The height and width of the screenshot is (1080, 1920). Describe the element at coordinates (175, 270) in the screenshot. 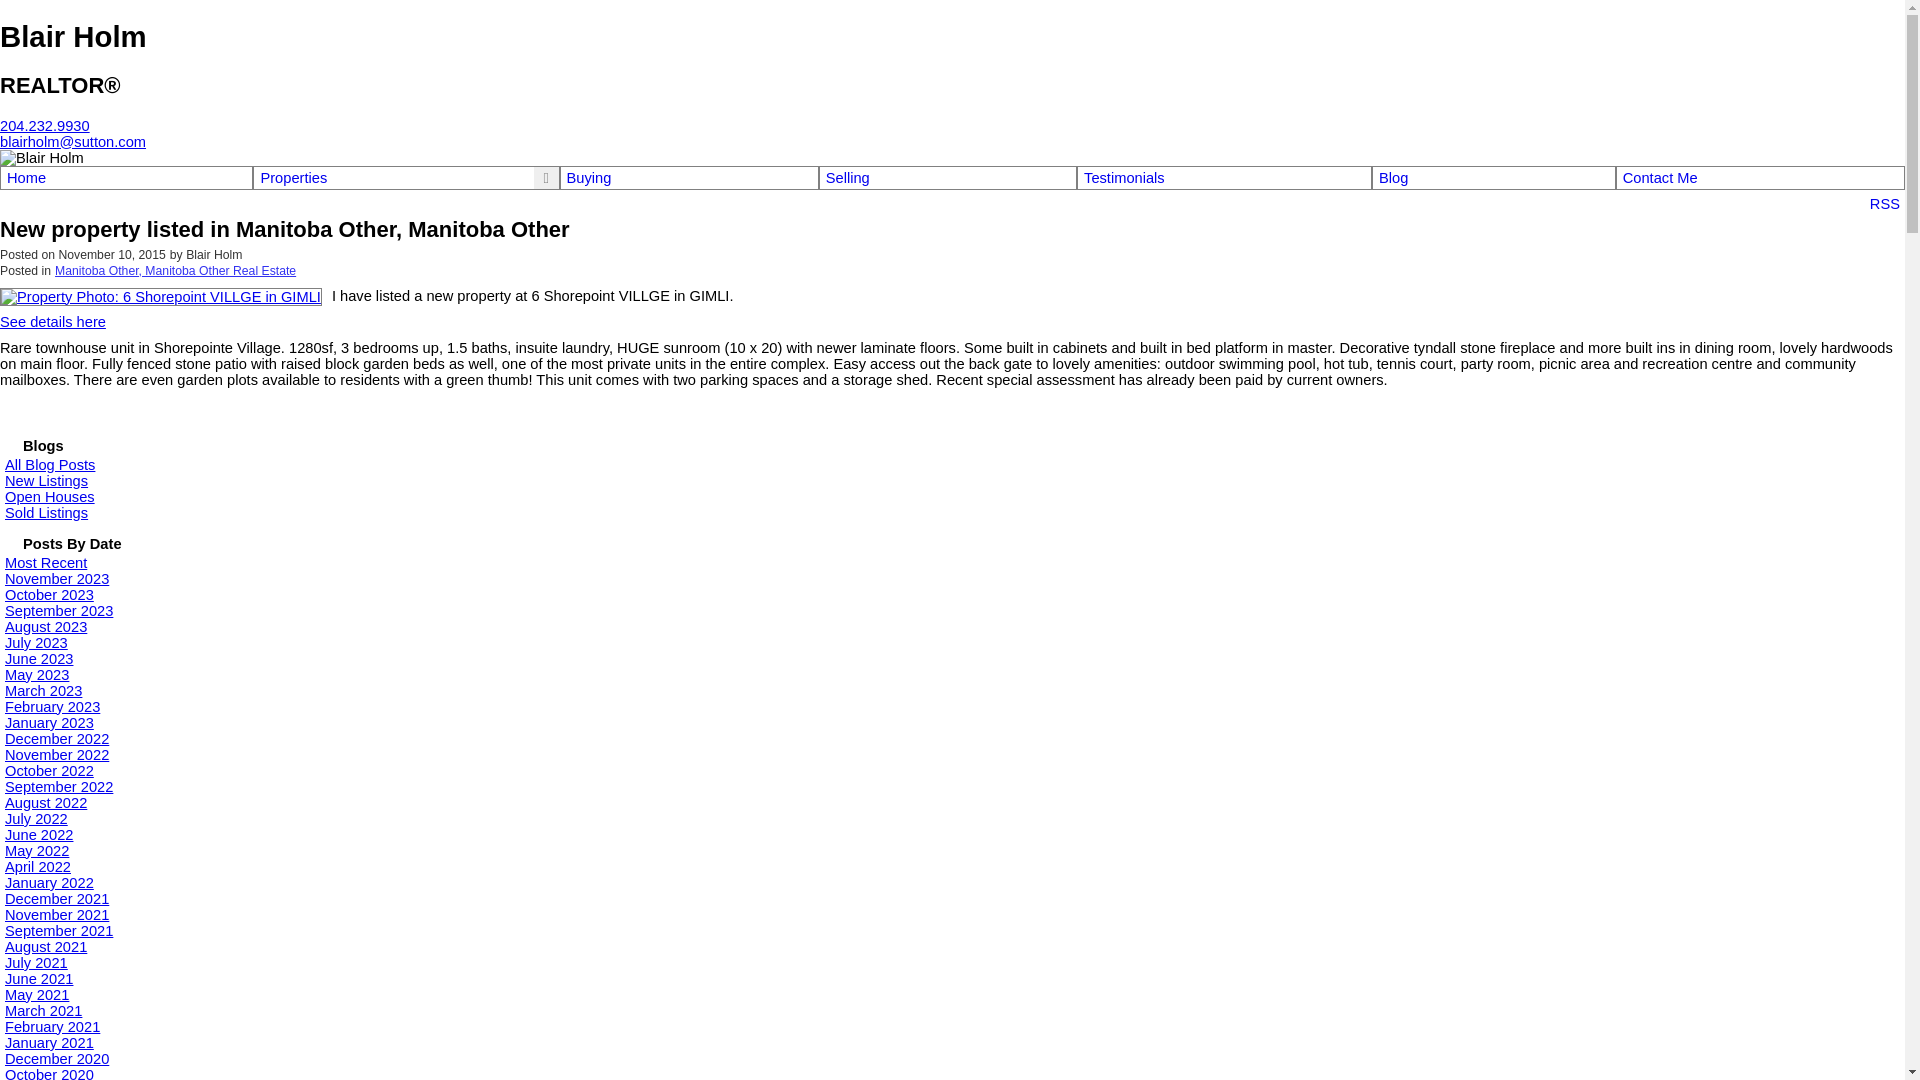

I see `'Manitoba Other, Manitoba Other Real Estate'` at that location.